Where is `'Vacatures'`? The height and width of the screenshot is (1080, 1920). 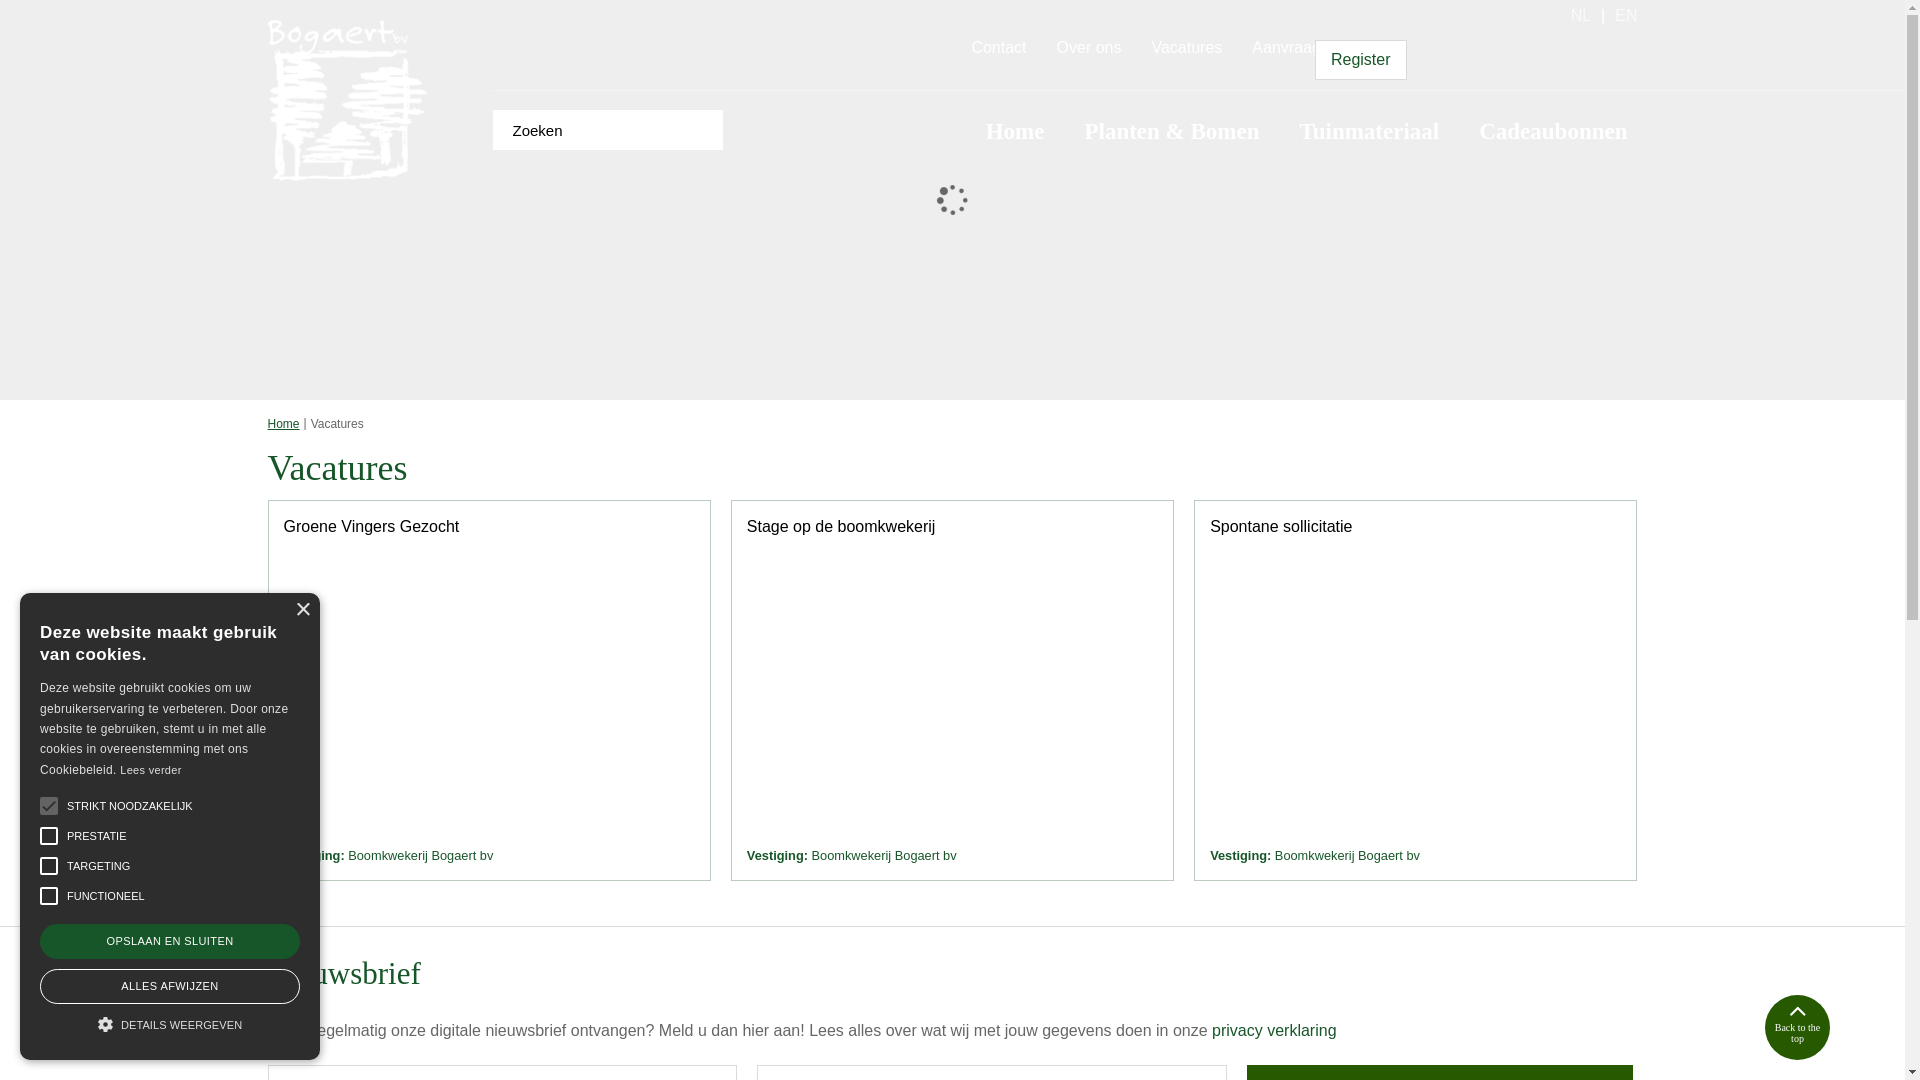
'Vacatures' is located at coordinates (337, 423).